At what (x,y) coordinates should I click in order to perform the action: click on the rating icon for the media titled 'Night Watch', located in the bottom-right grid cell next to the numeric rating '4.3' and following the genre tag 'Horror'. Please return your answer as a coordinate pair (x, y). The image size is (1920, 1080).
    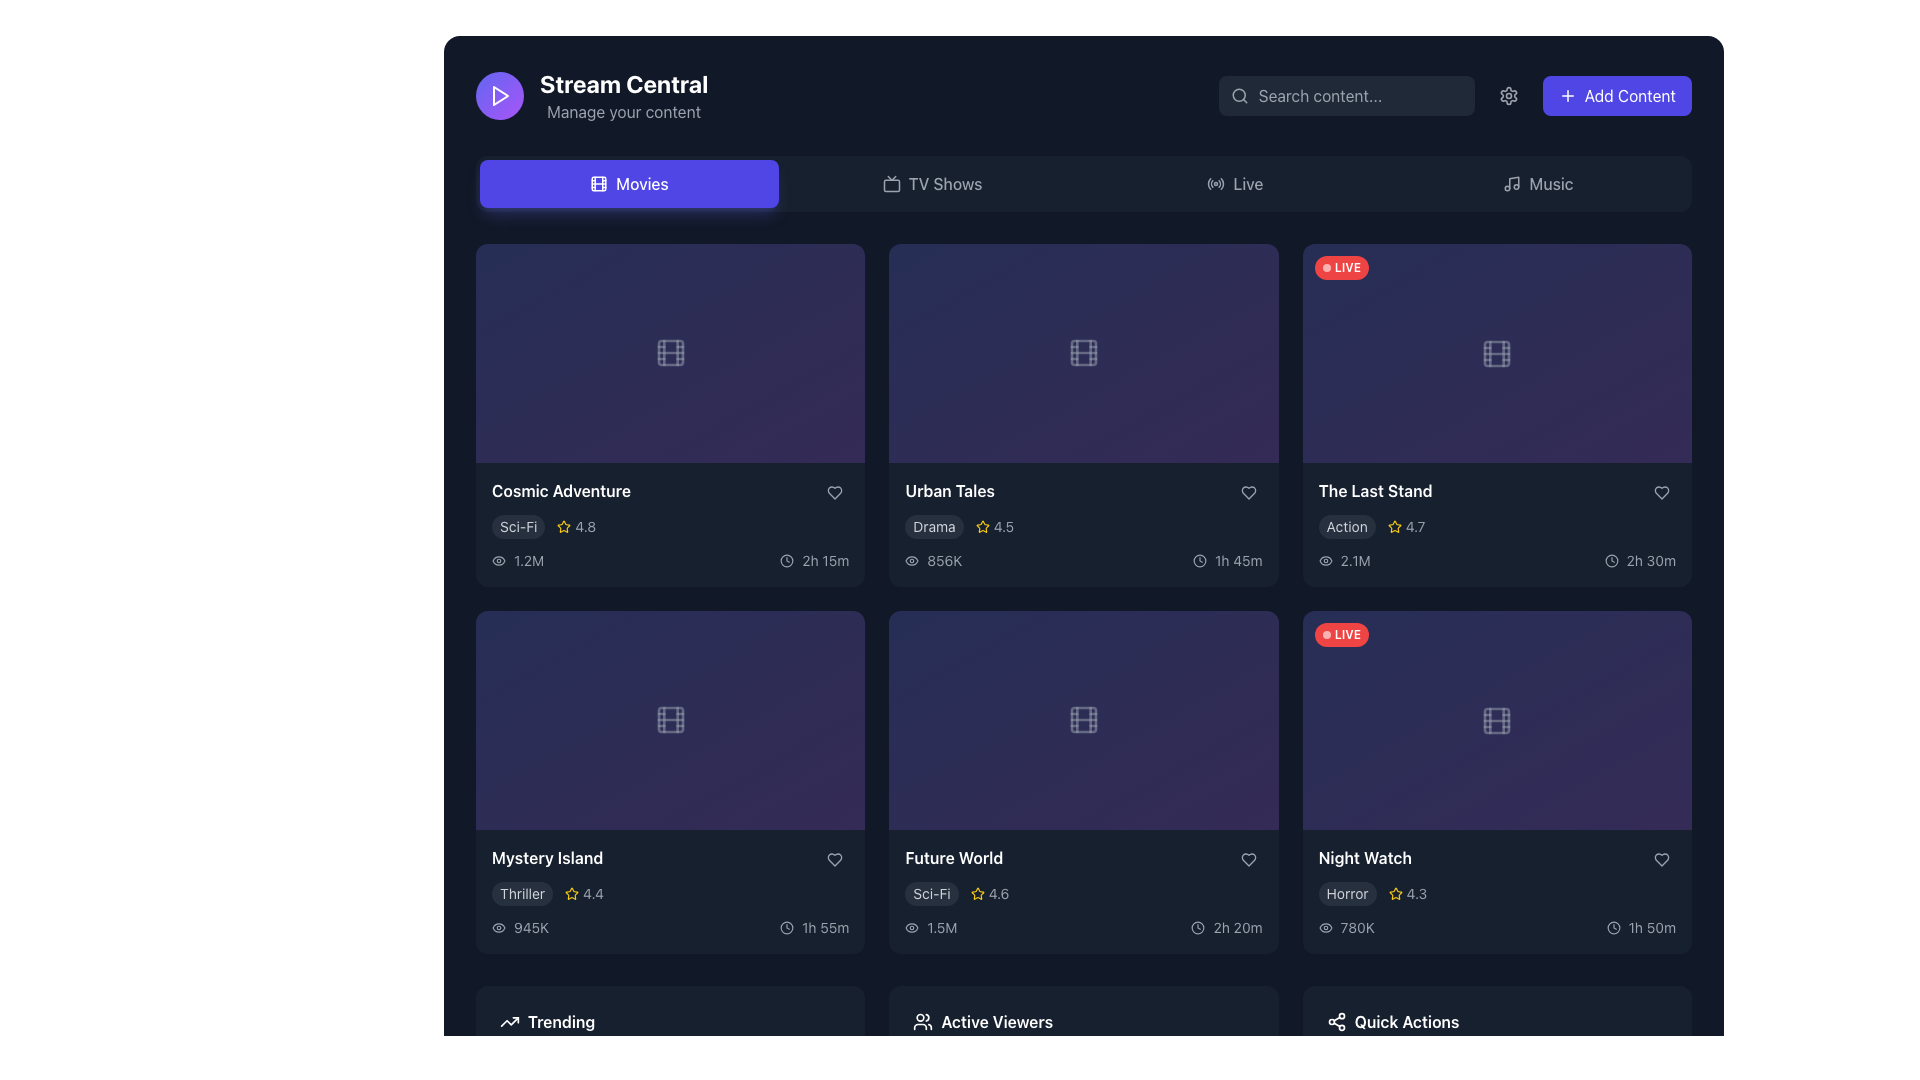
    Looking at the image, I should click on (1394, 893).